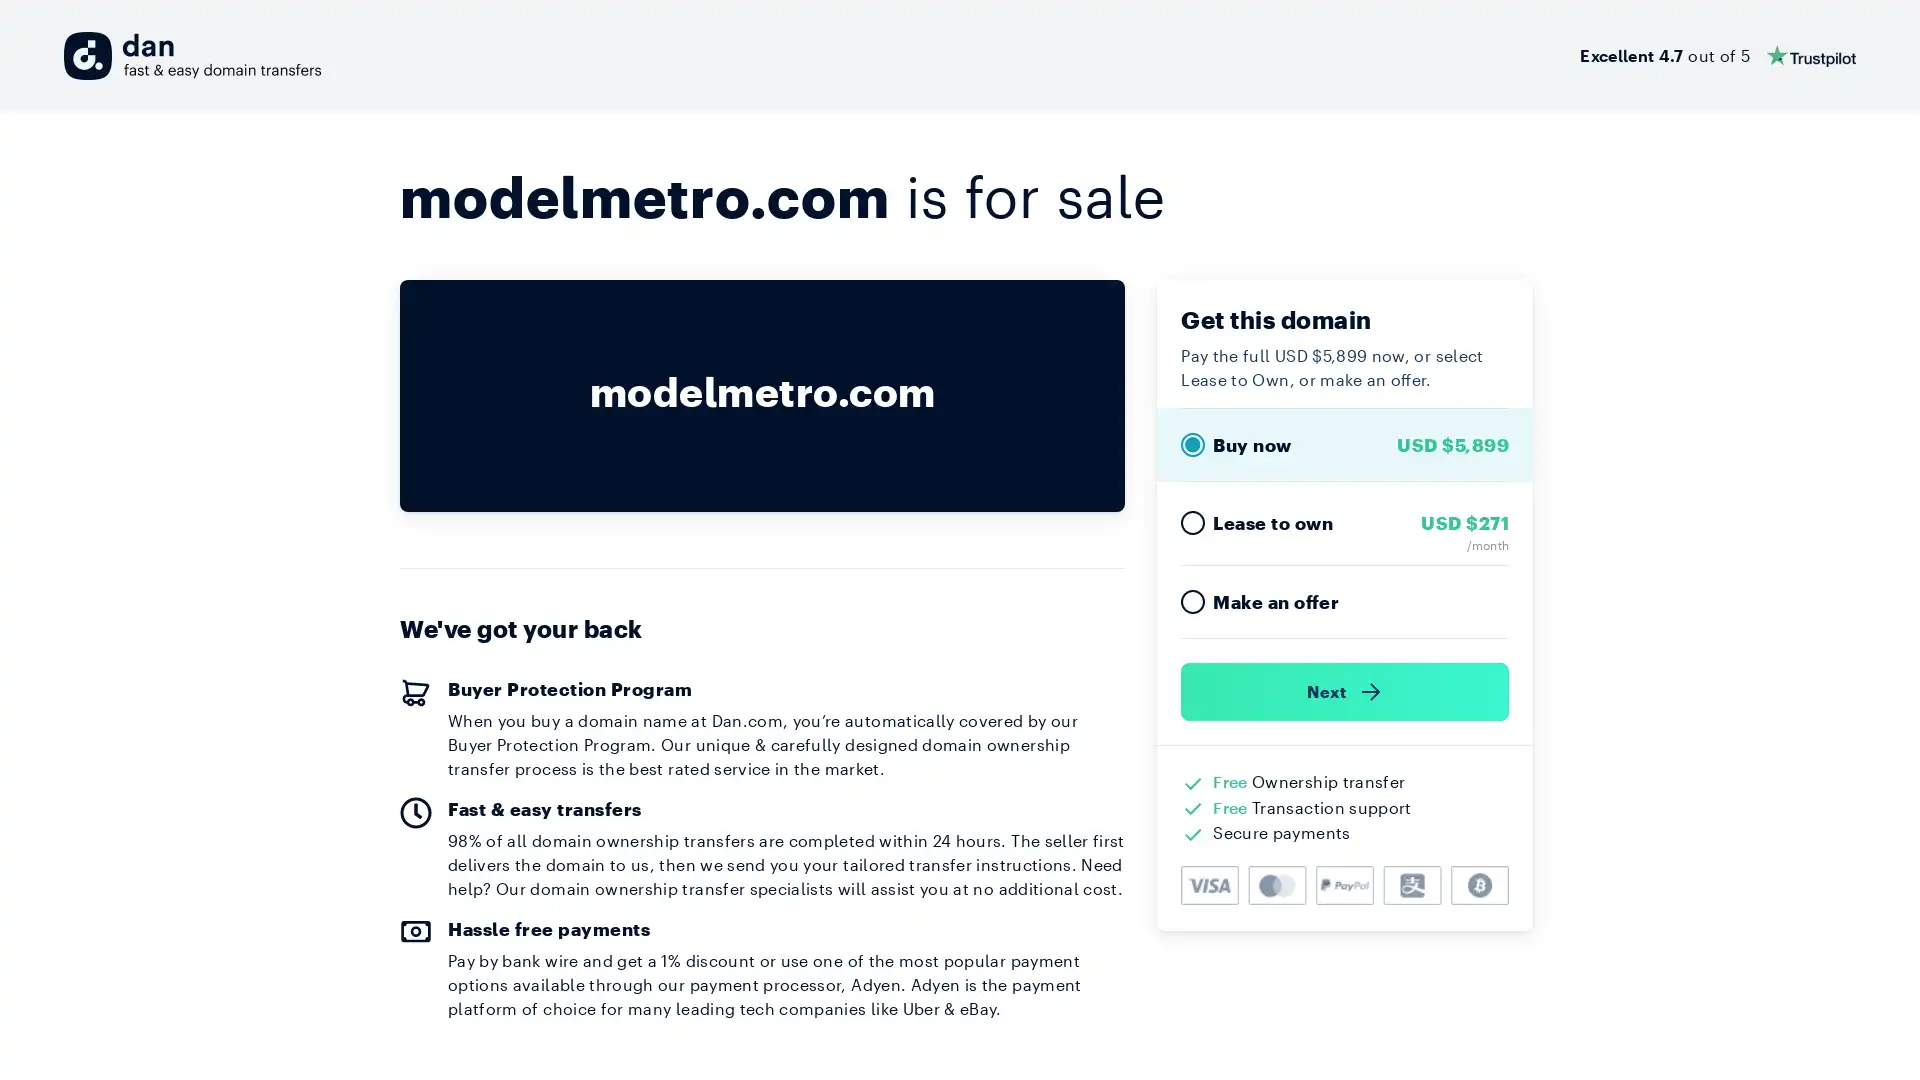 Image resolution: width=1920 pixels, height=1080 pixels. What do you see at coordinates (1869, 1029) in the screenshot?
I see `Open Intercom Messenger` at bounding box center [1869, 1029].